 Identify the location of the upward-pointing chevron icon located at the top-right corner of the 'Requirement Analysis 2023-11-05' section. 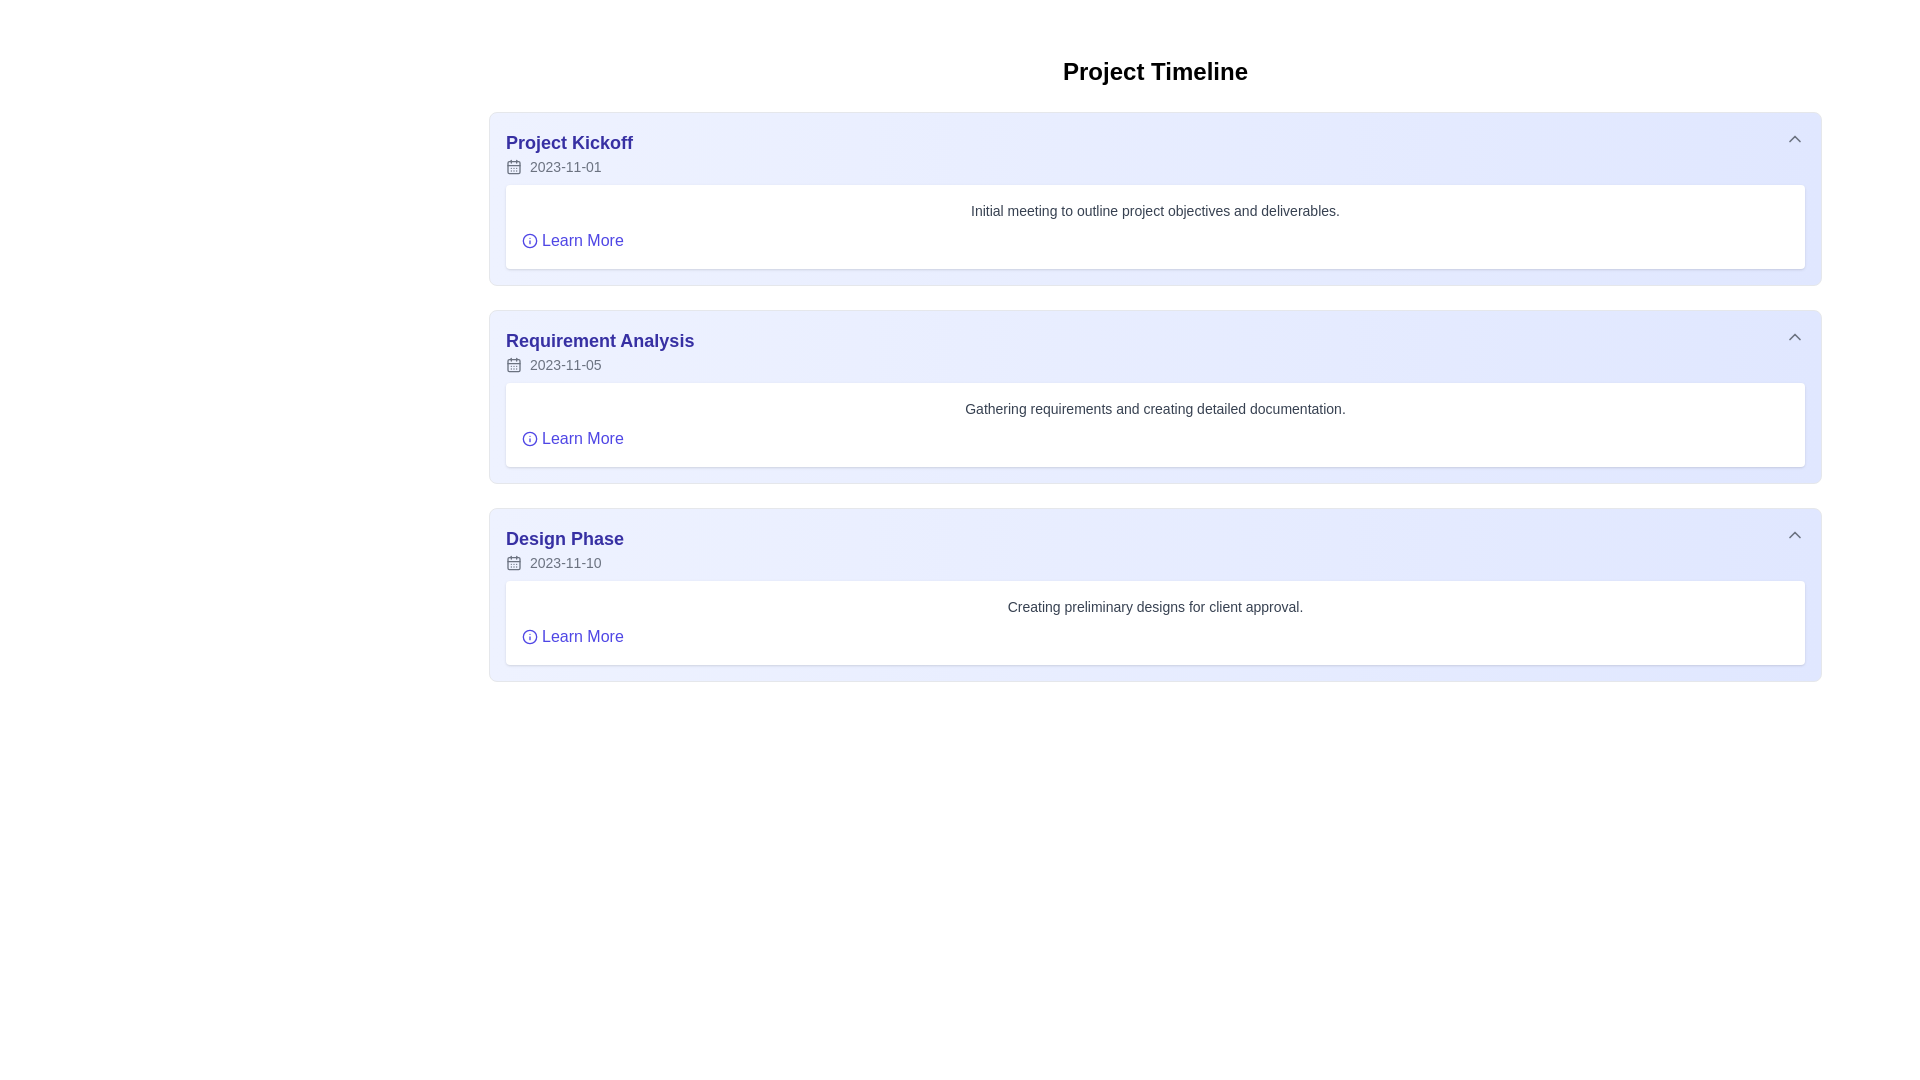
(1795, 335).